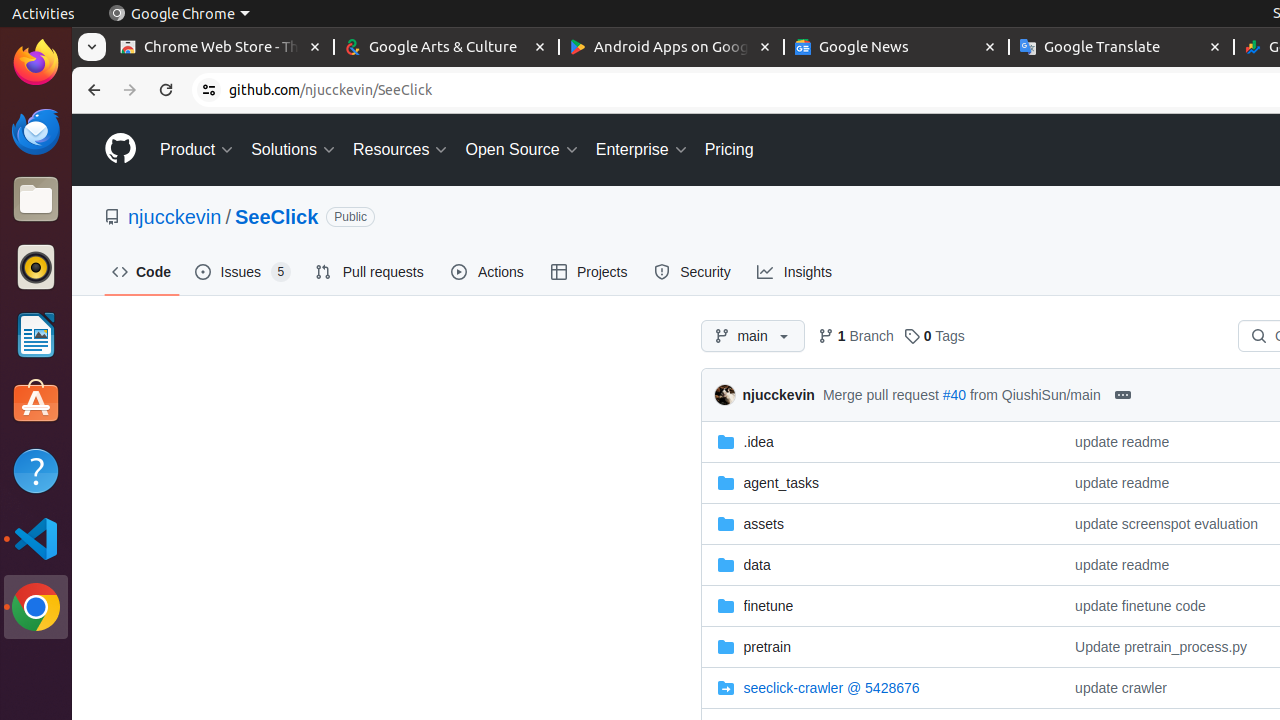  I want to click on 'Merge pull request', so click(880, 394).